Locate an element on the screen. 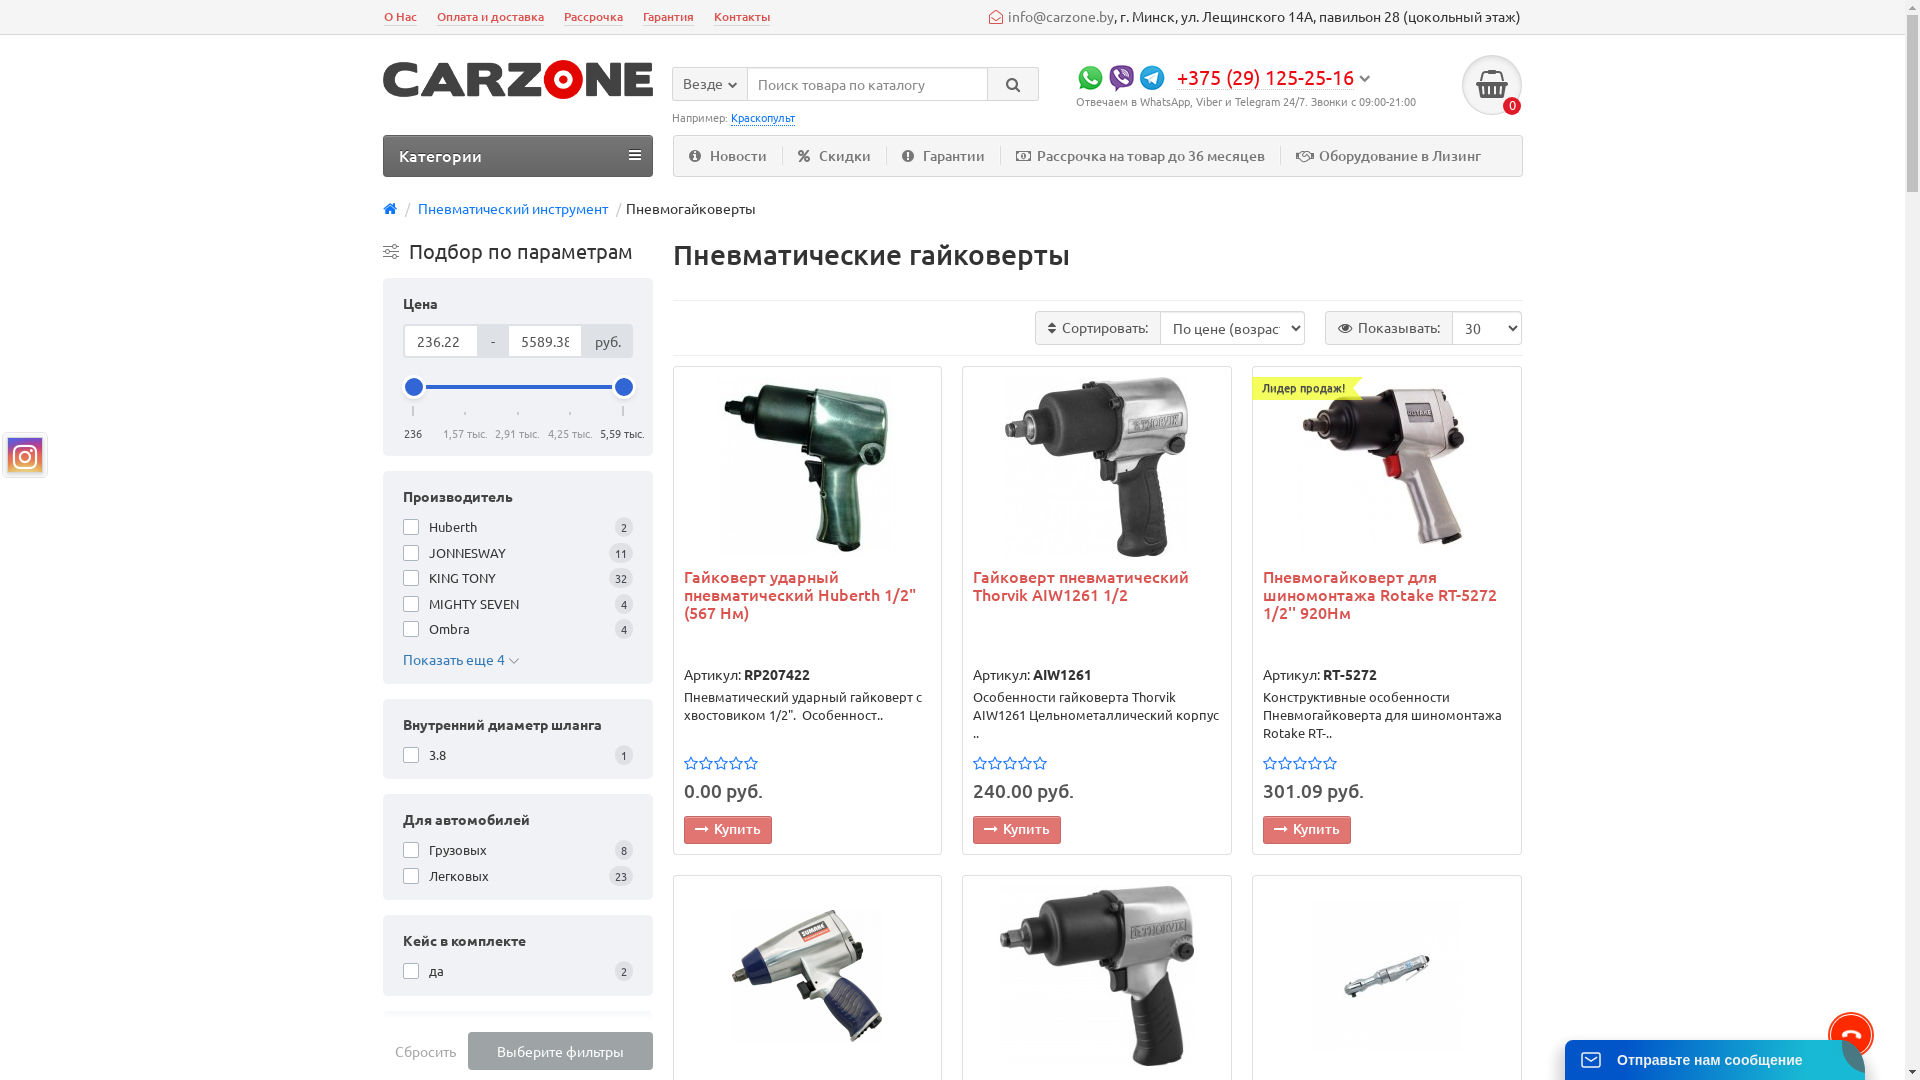 The width and height of the screenshot is (1920, 1080). 'Ombra is located at coordinates (517, 627).